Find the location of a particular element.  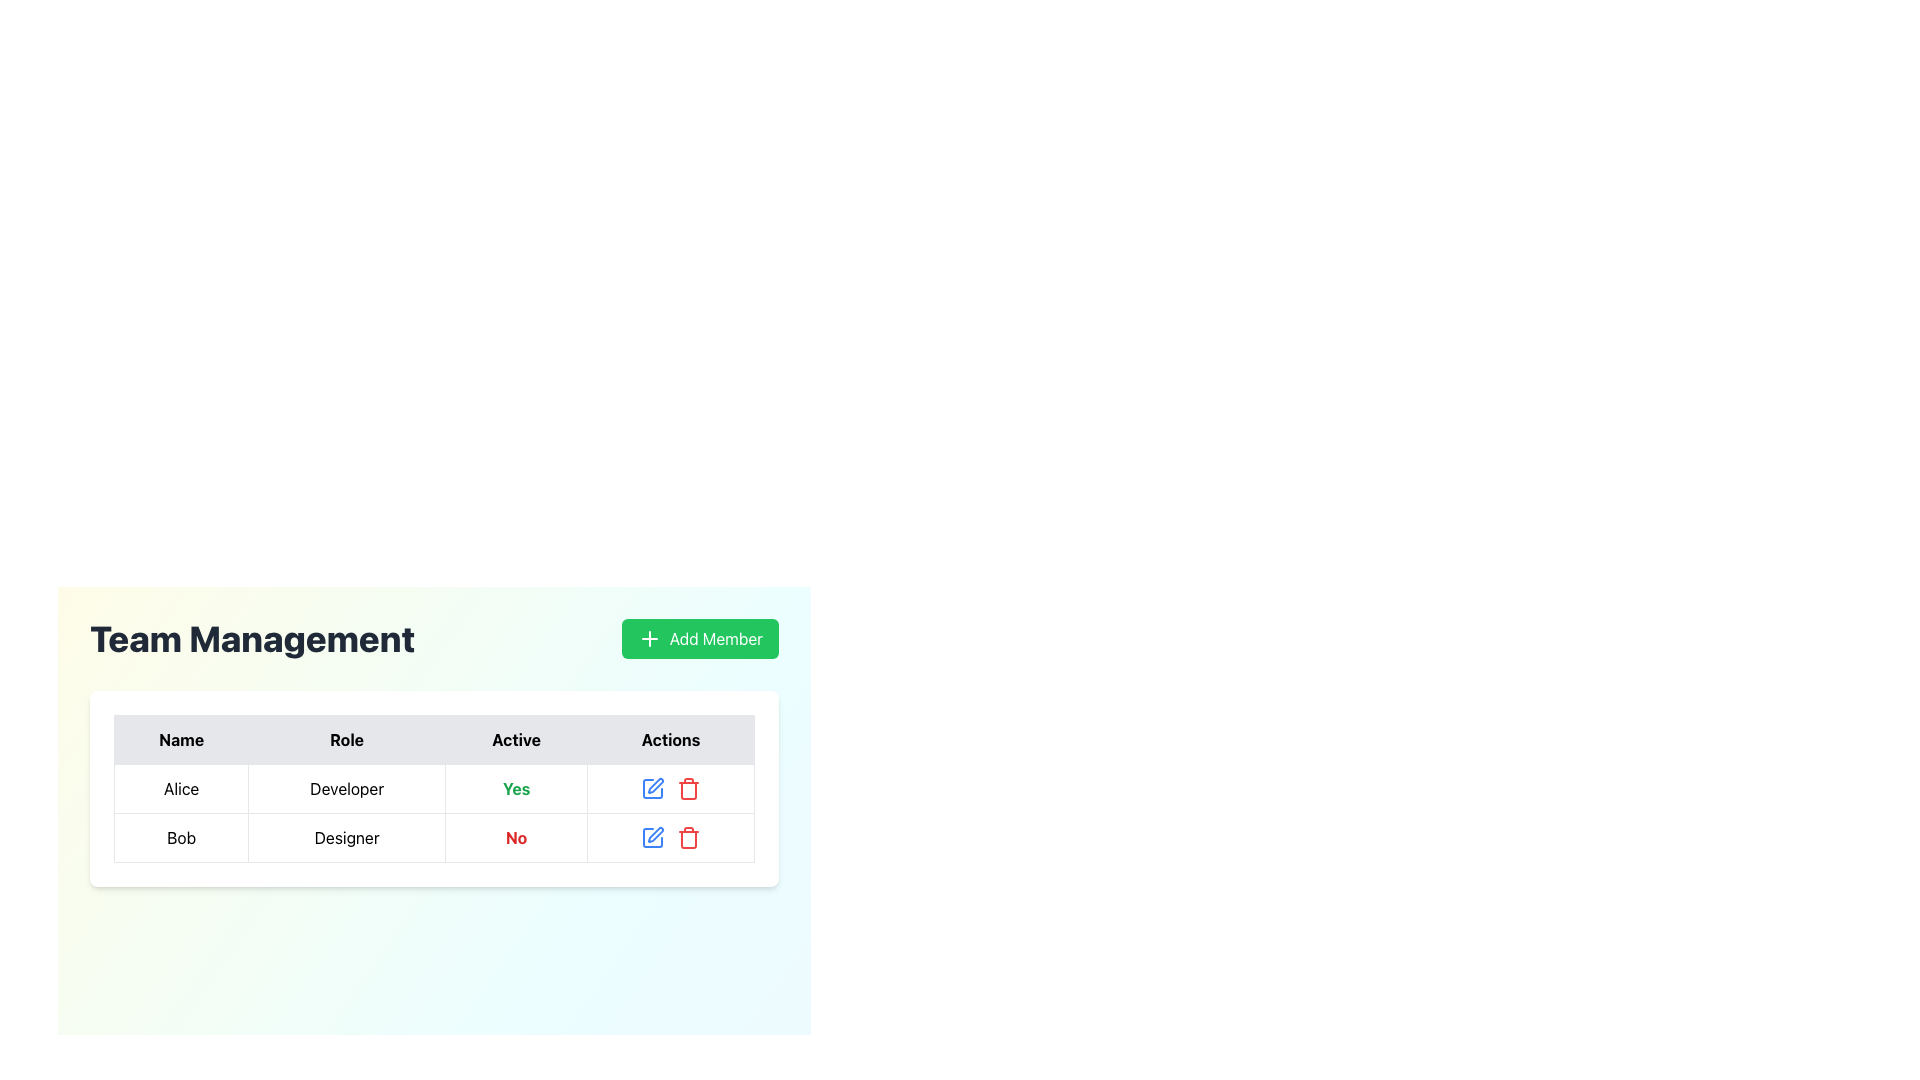

the edit icon in the 'Actions' column for the team member 'Bob' is located at coordinates (653, 837).